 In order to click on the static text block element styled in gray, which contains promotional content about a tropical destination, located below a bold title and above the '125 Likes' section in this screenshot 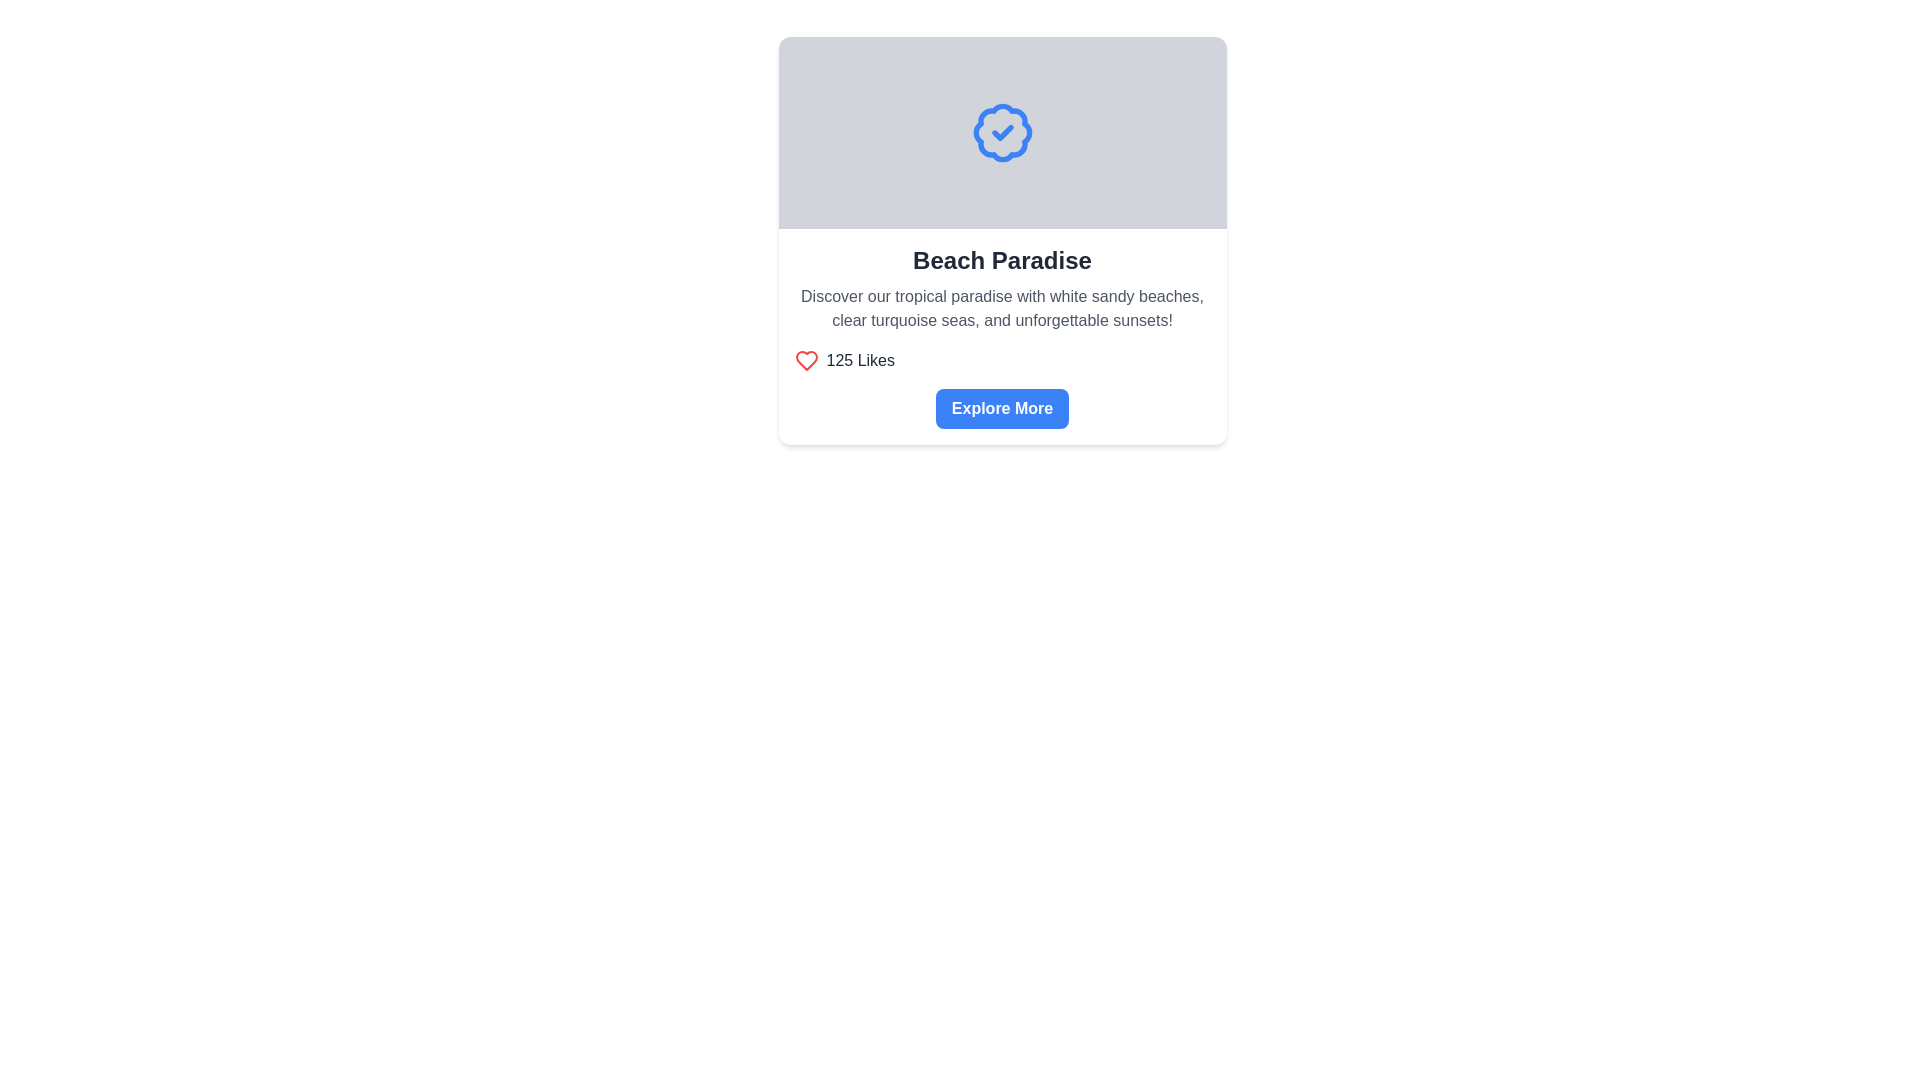, I will do `click(1002, 308)`.